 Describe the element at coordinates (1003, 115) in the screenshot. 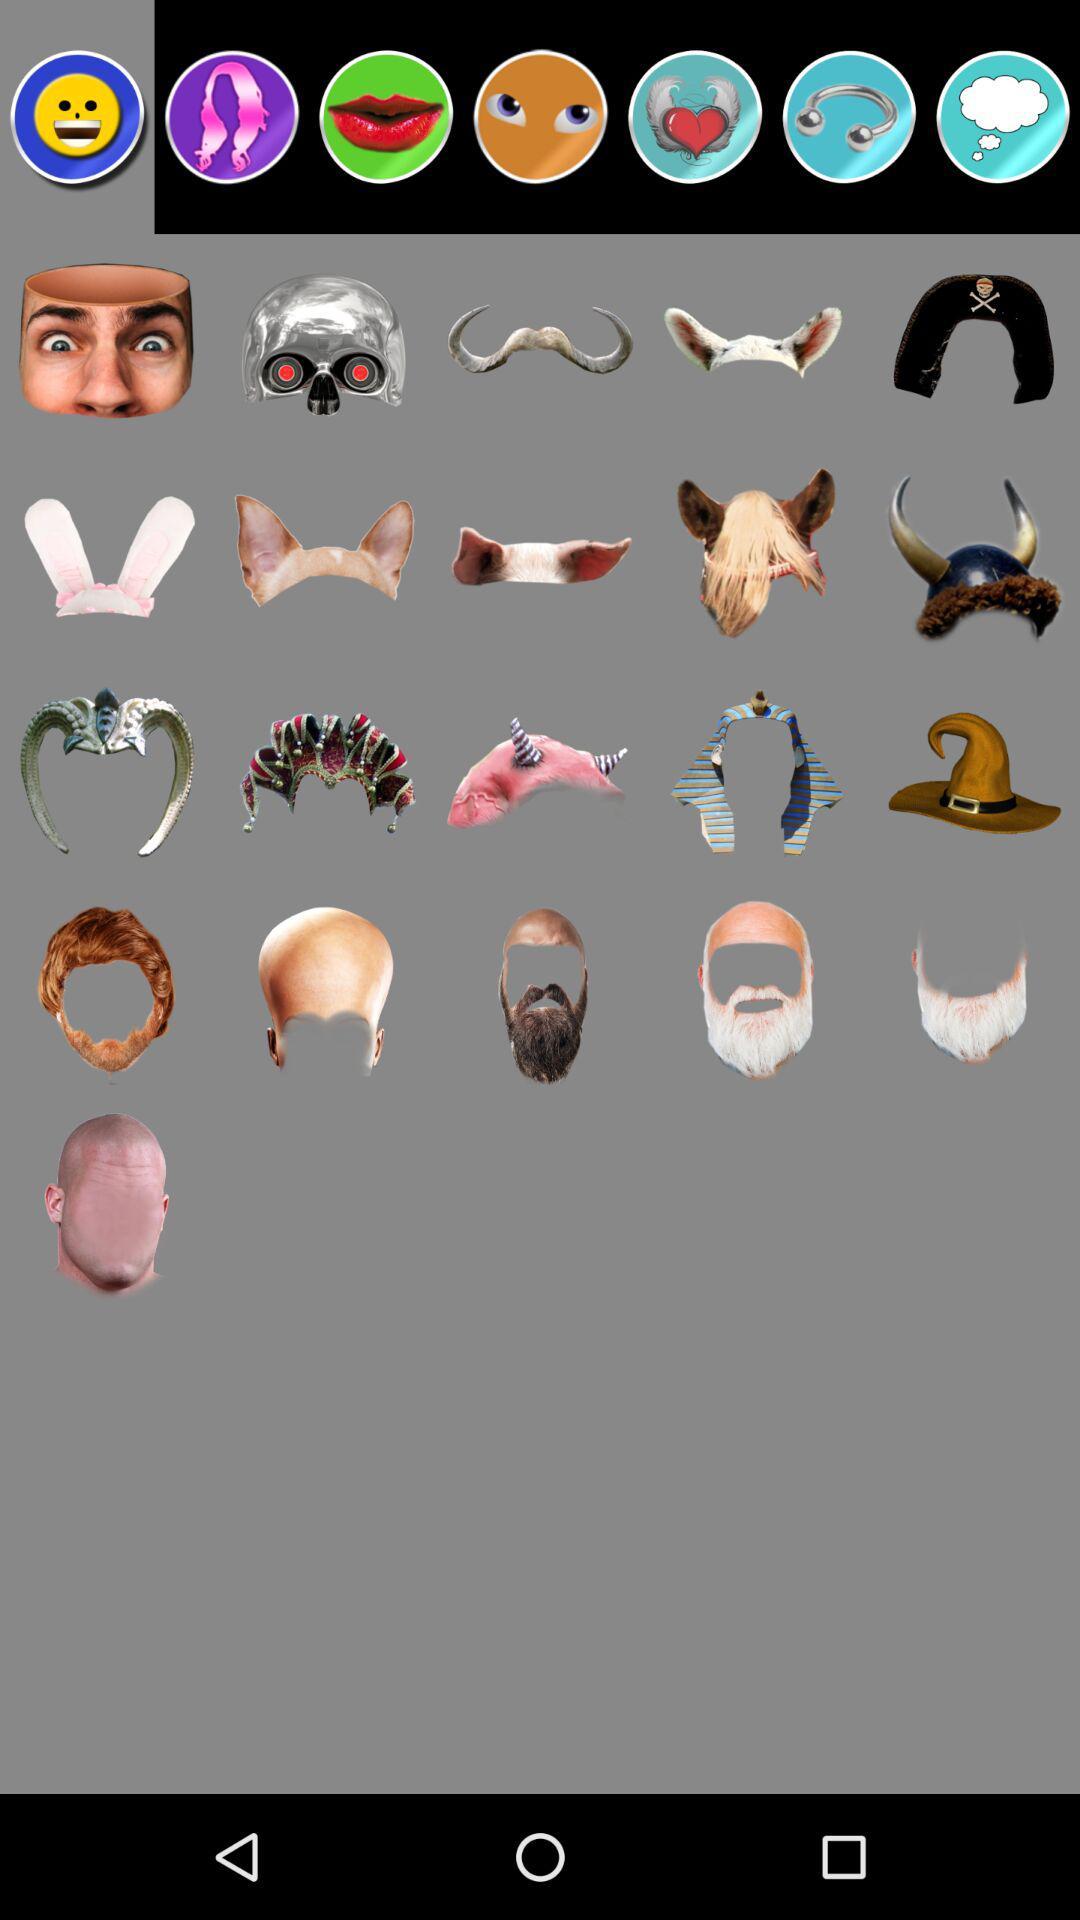

I see `show thought bubble pictures` at that location.